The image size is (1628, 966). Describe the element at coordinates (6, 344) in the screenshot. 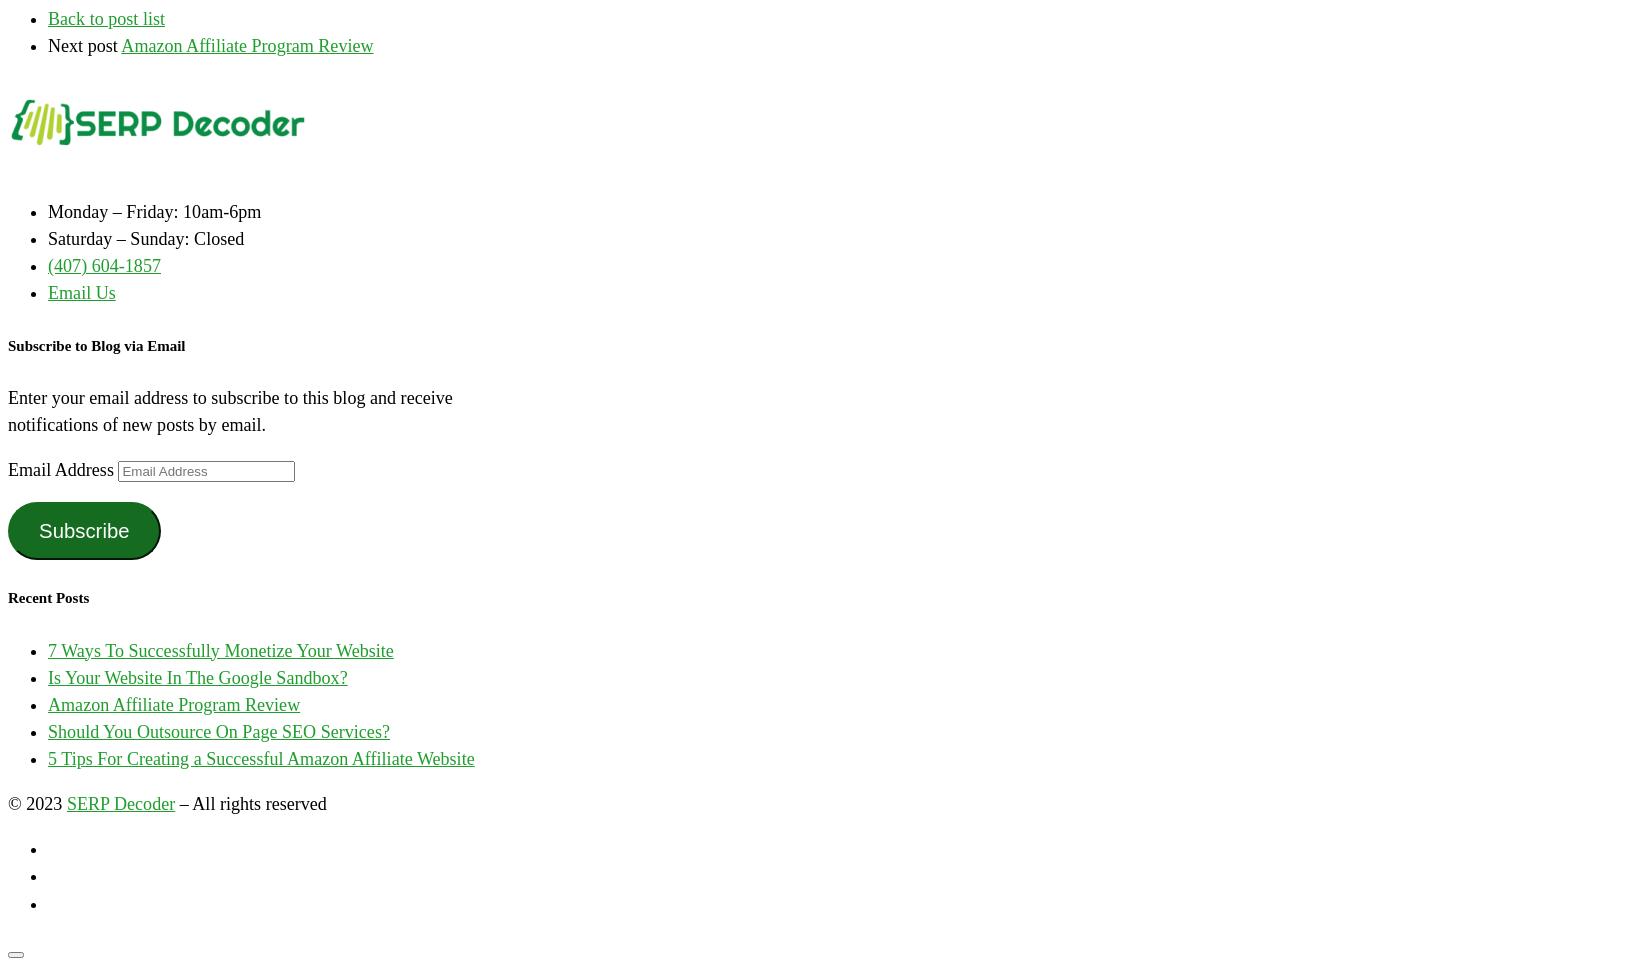

I see `'Subscribe to Blog via Email'` at that location.